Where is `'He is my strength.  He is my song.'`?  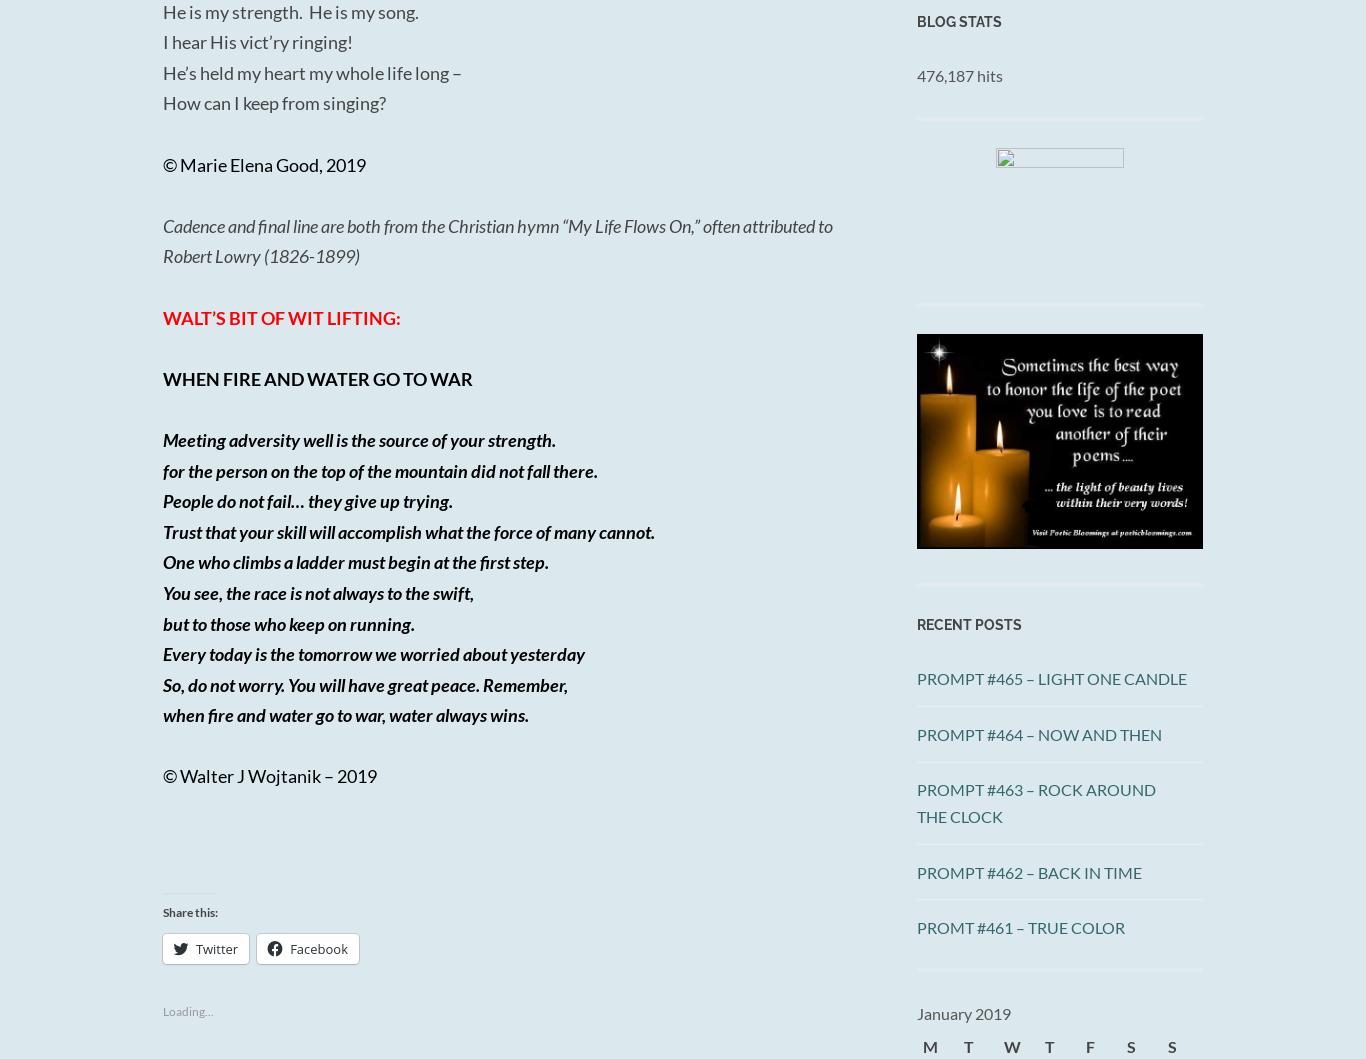 'He is my strength.  He is my song.' is located at coordinates (161, 11).